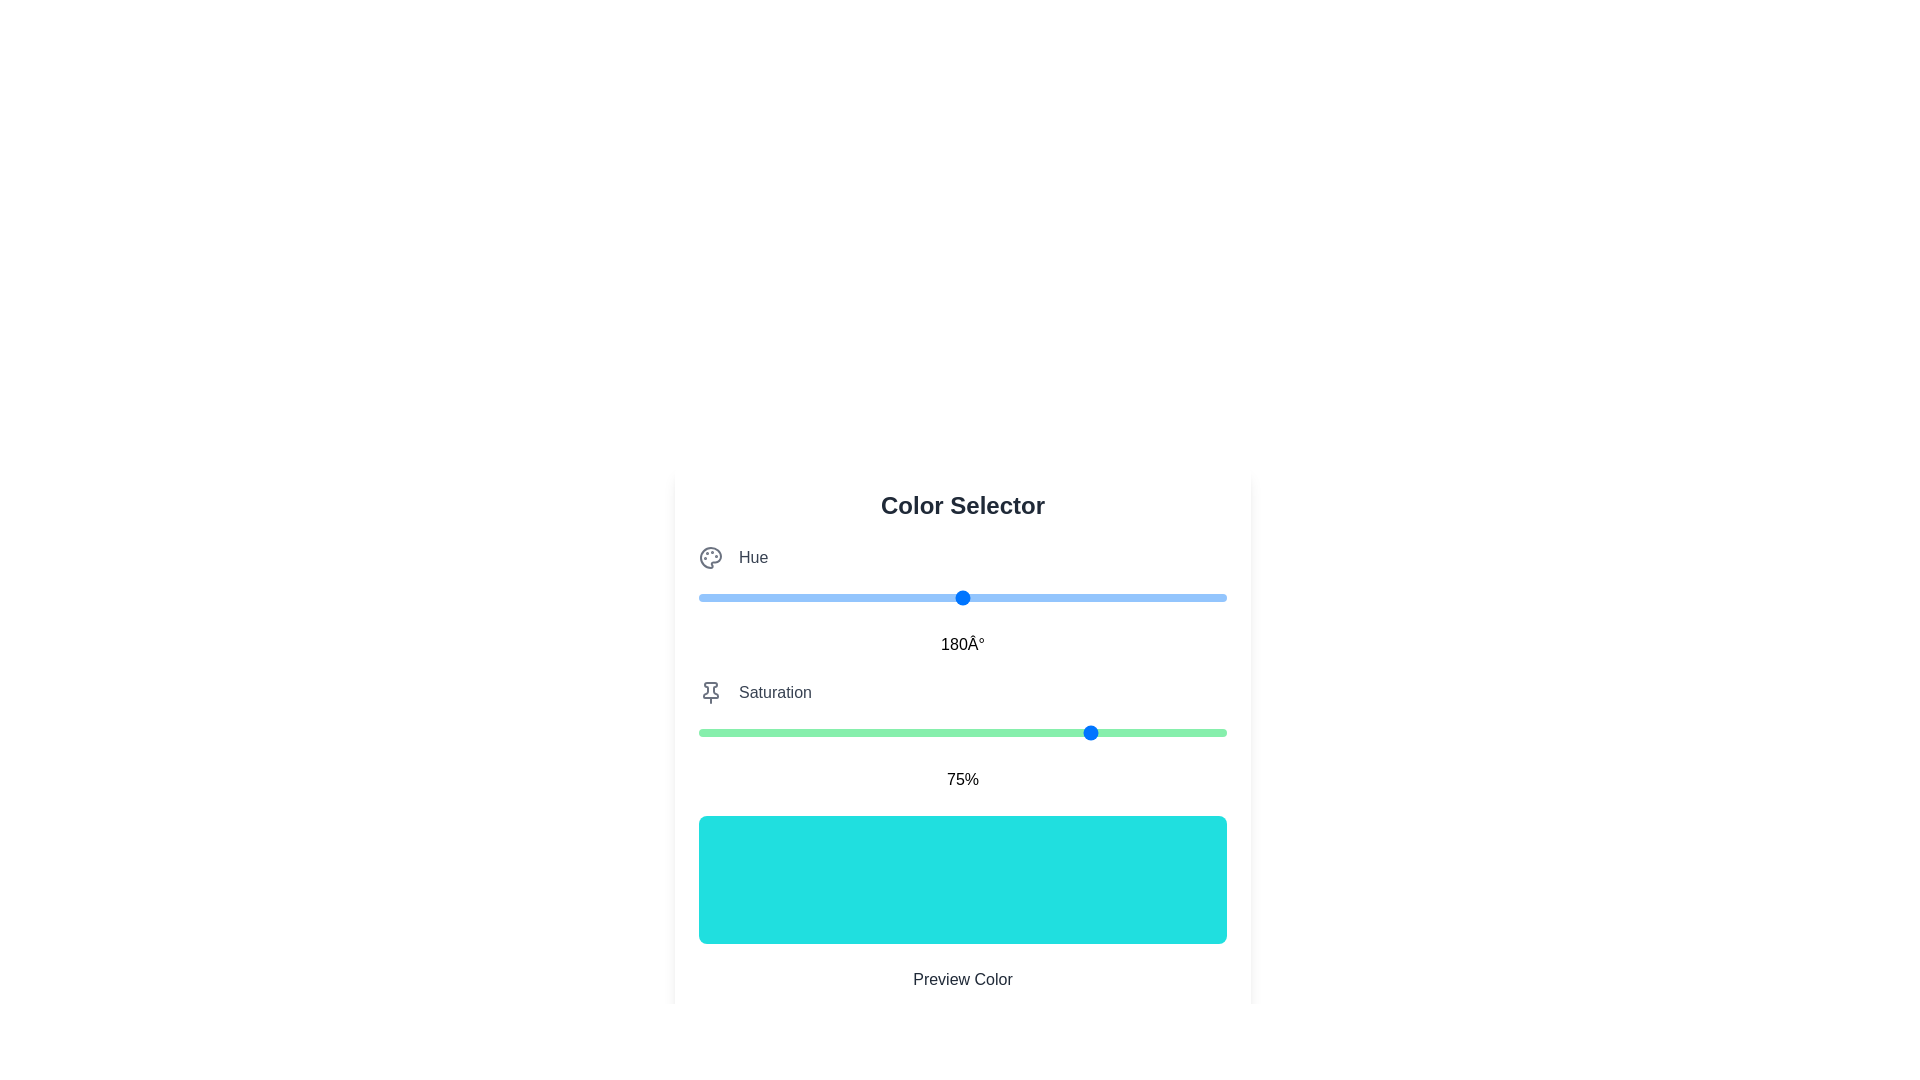 Image resolution: width=1920 pixels, height=1080 pixels. What do you see at coordinates (963, 596) in the screenshot?
I see `the Hue slider located under the 'Hue' label and above the numeric value '180°' for keyboard interaction` at bounding box center [963, 596].